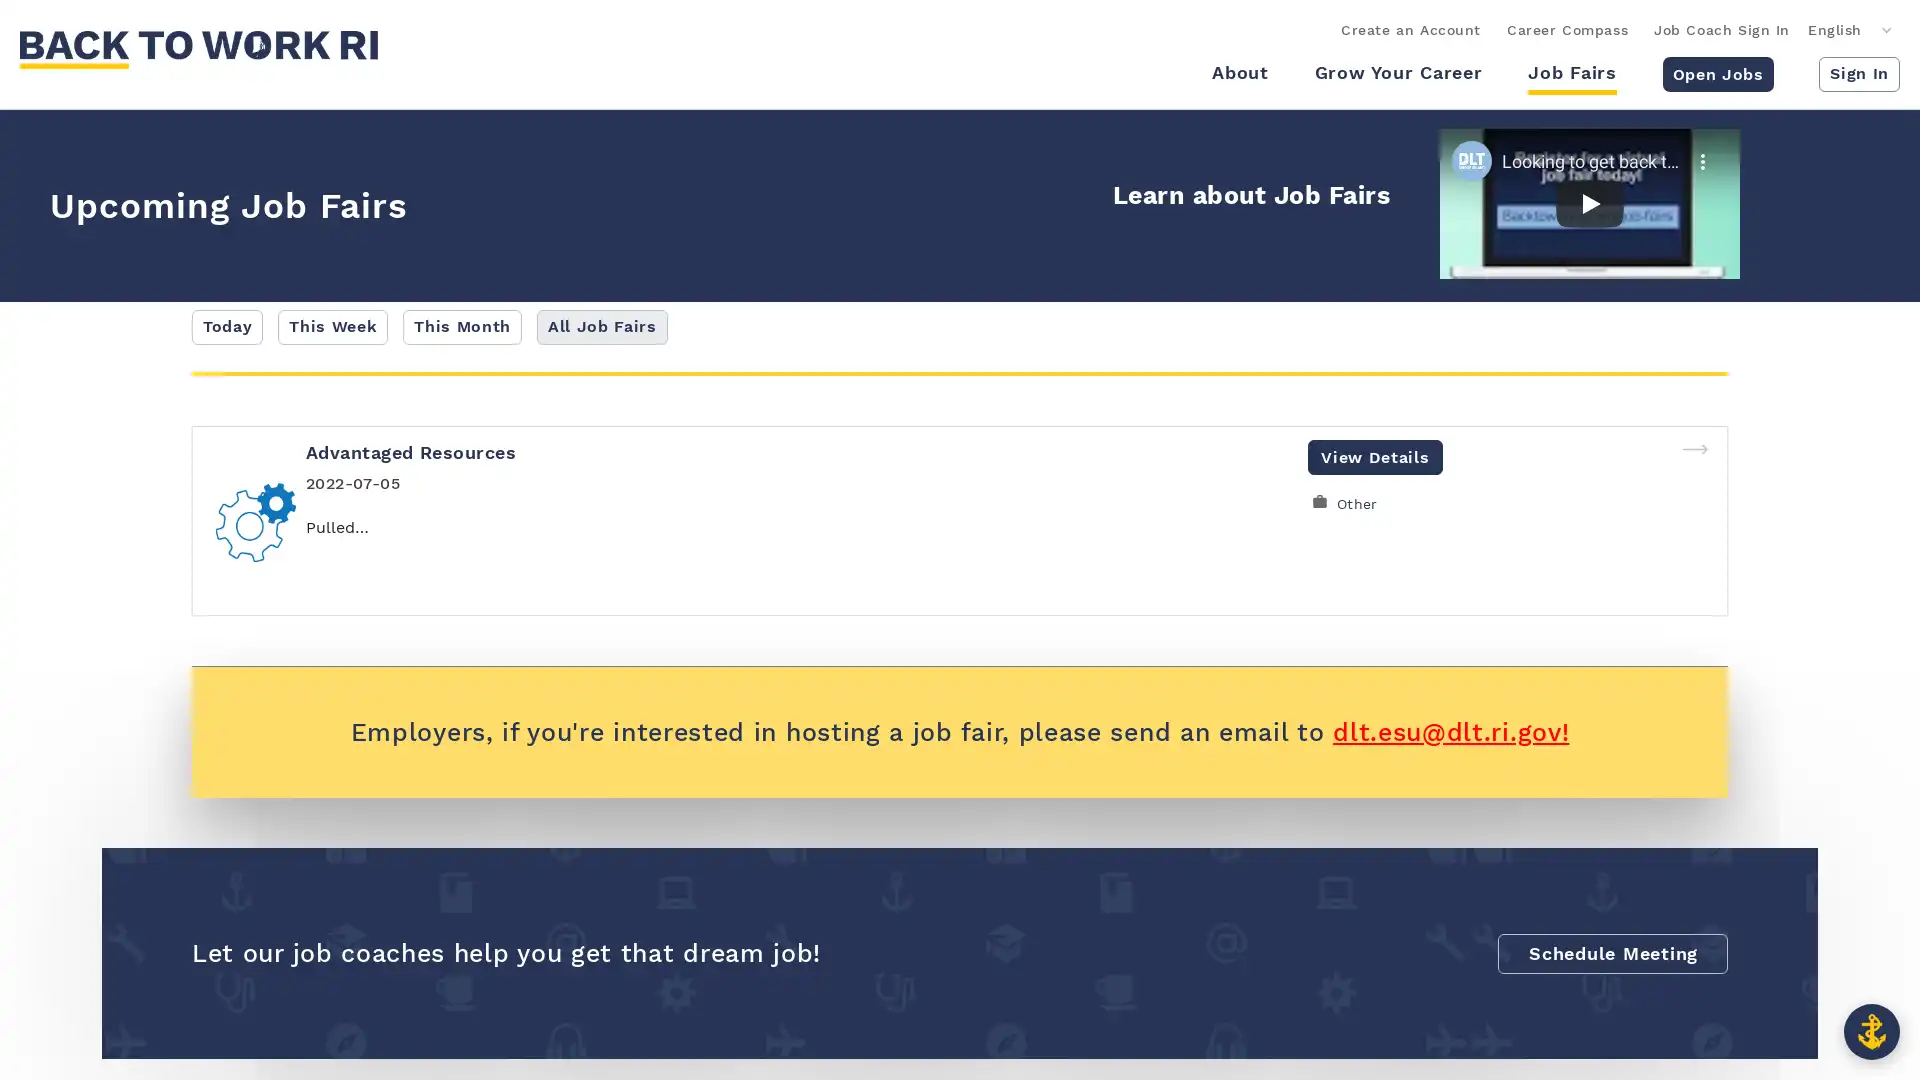  I want to click on Today, so click(227, 326).